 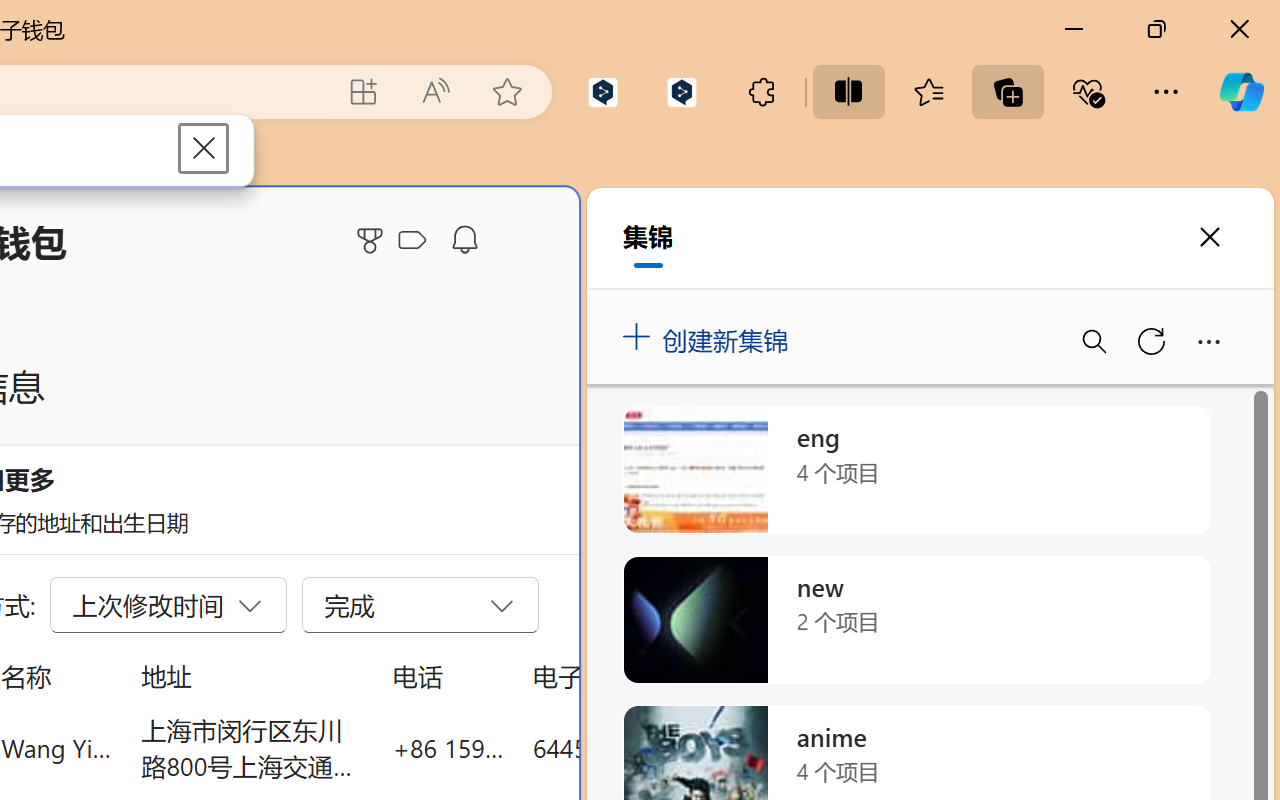 What do you see at coordinates (644, 747) in the screenshot?
I see `'644553698@qq.com'` at bounding box center [644, 747].